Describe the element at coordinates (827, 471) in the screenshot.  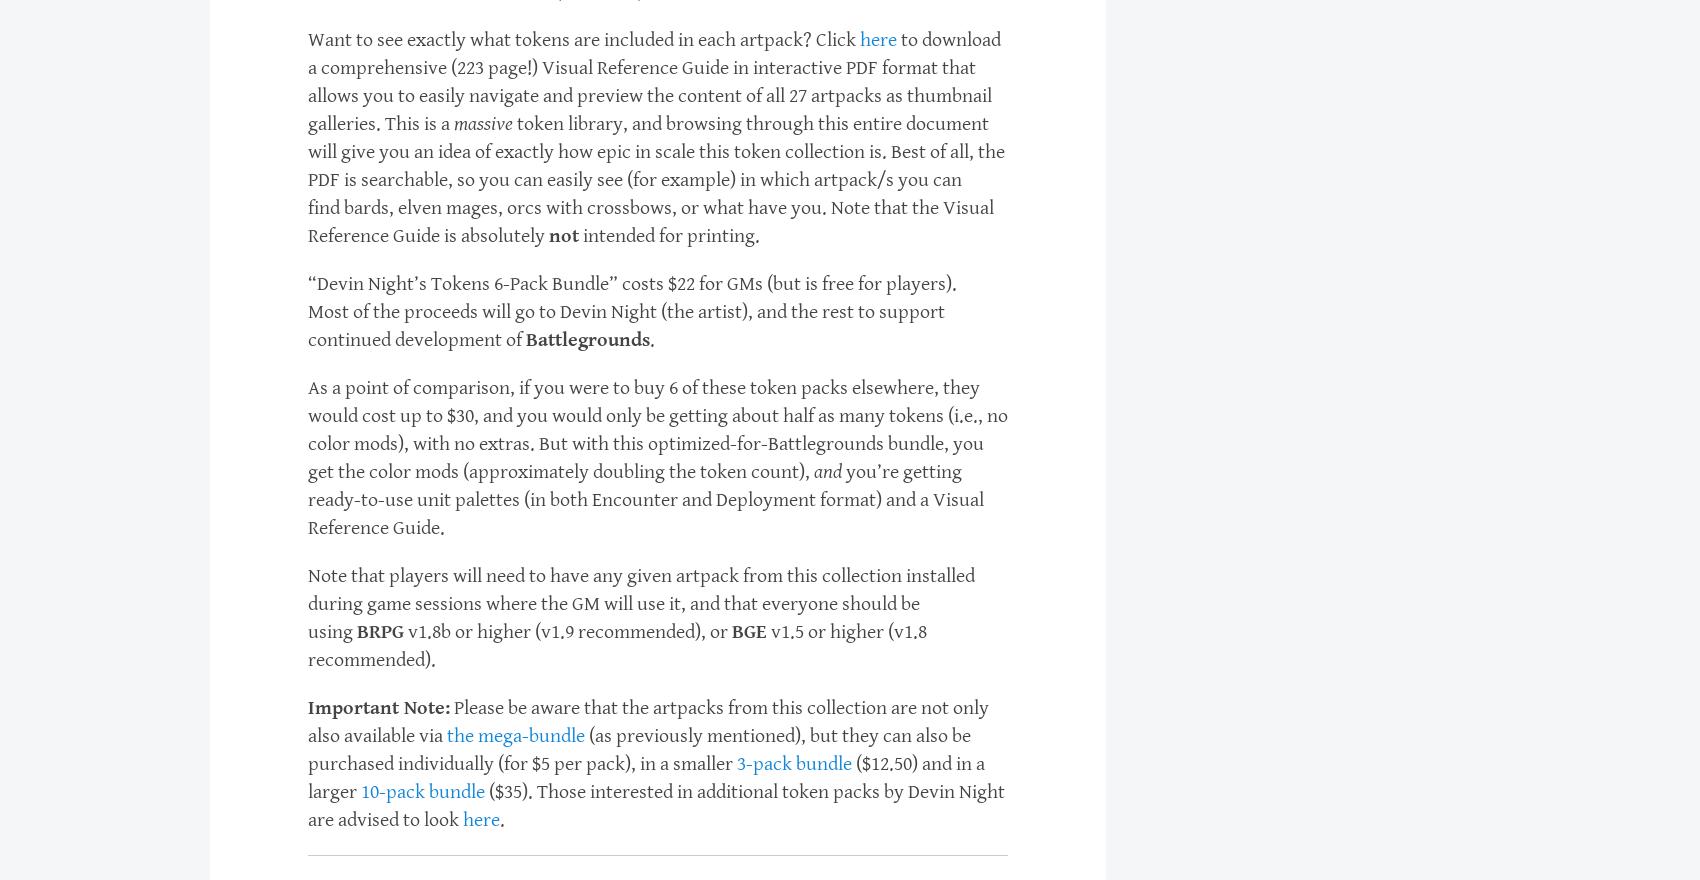
I see `'and'` at that location.